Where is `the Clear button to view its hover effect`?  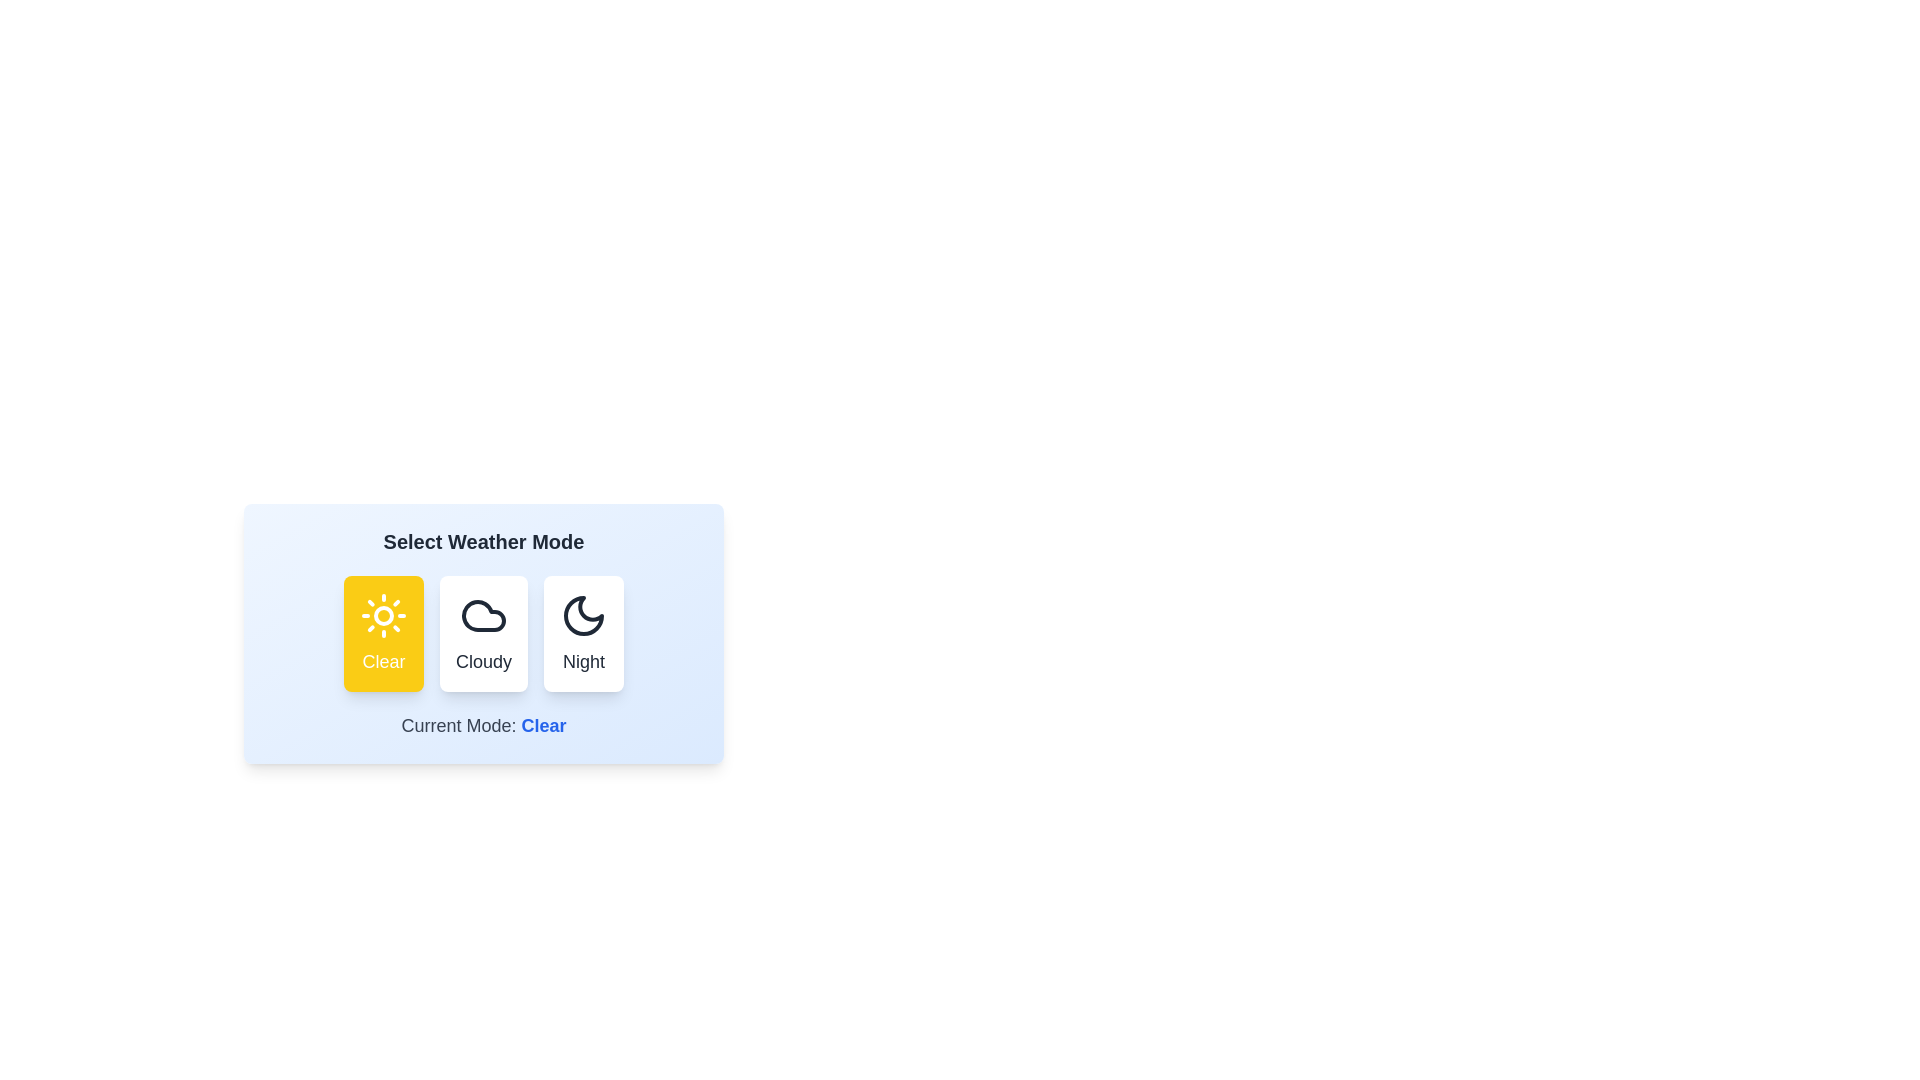
the Clear button to view its hover effect is located at coordinates (384, 633).